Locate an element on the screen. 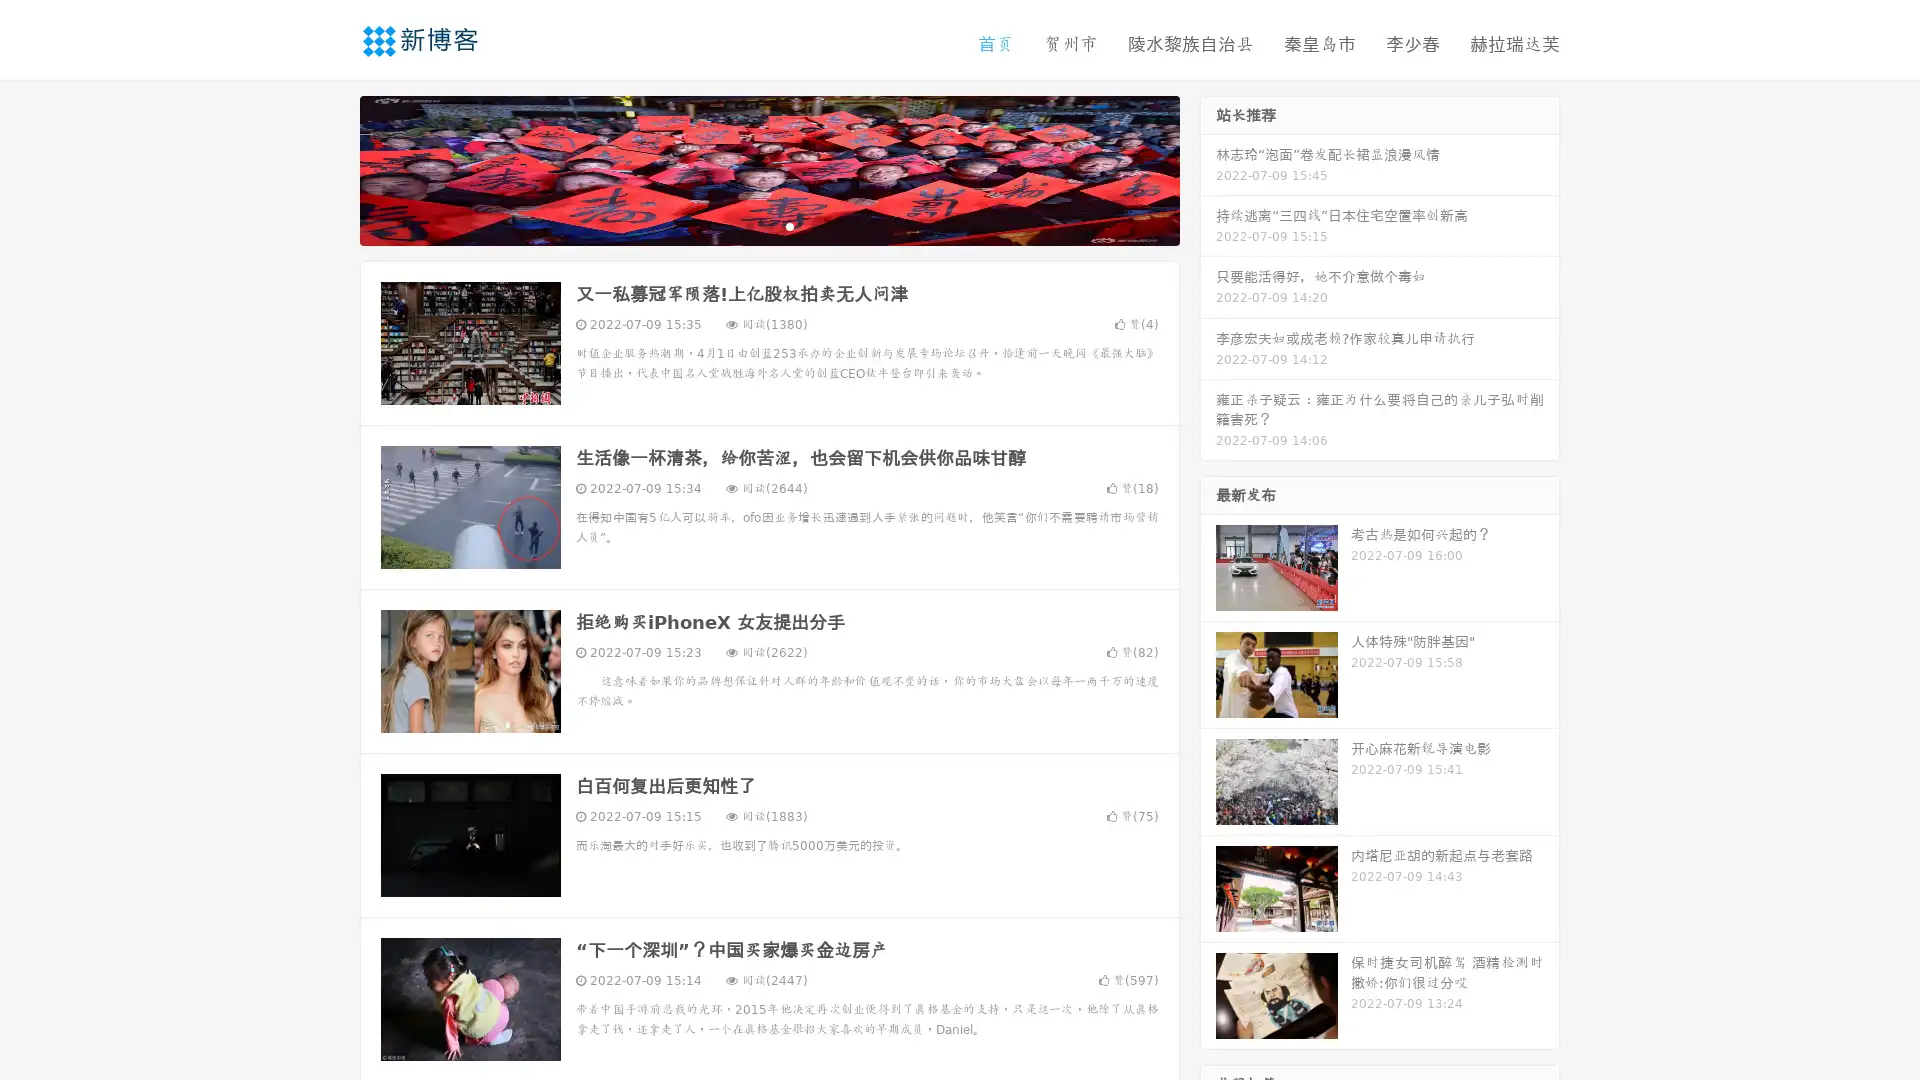 This screenshot has width=1920, height=1080. Go to slide 1 is located at coordinates (748, 225).